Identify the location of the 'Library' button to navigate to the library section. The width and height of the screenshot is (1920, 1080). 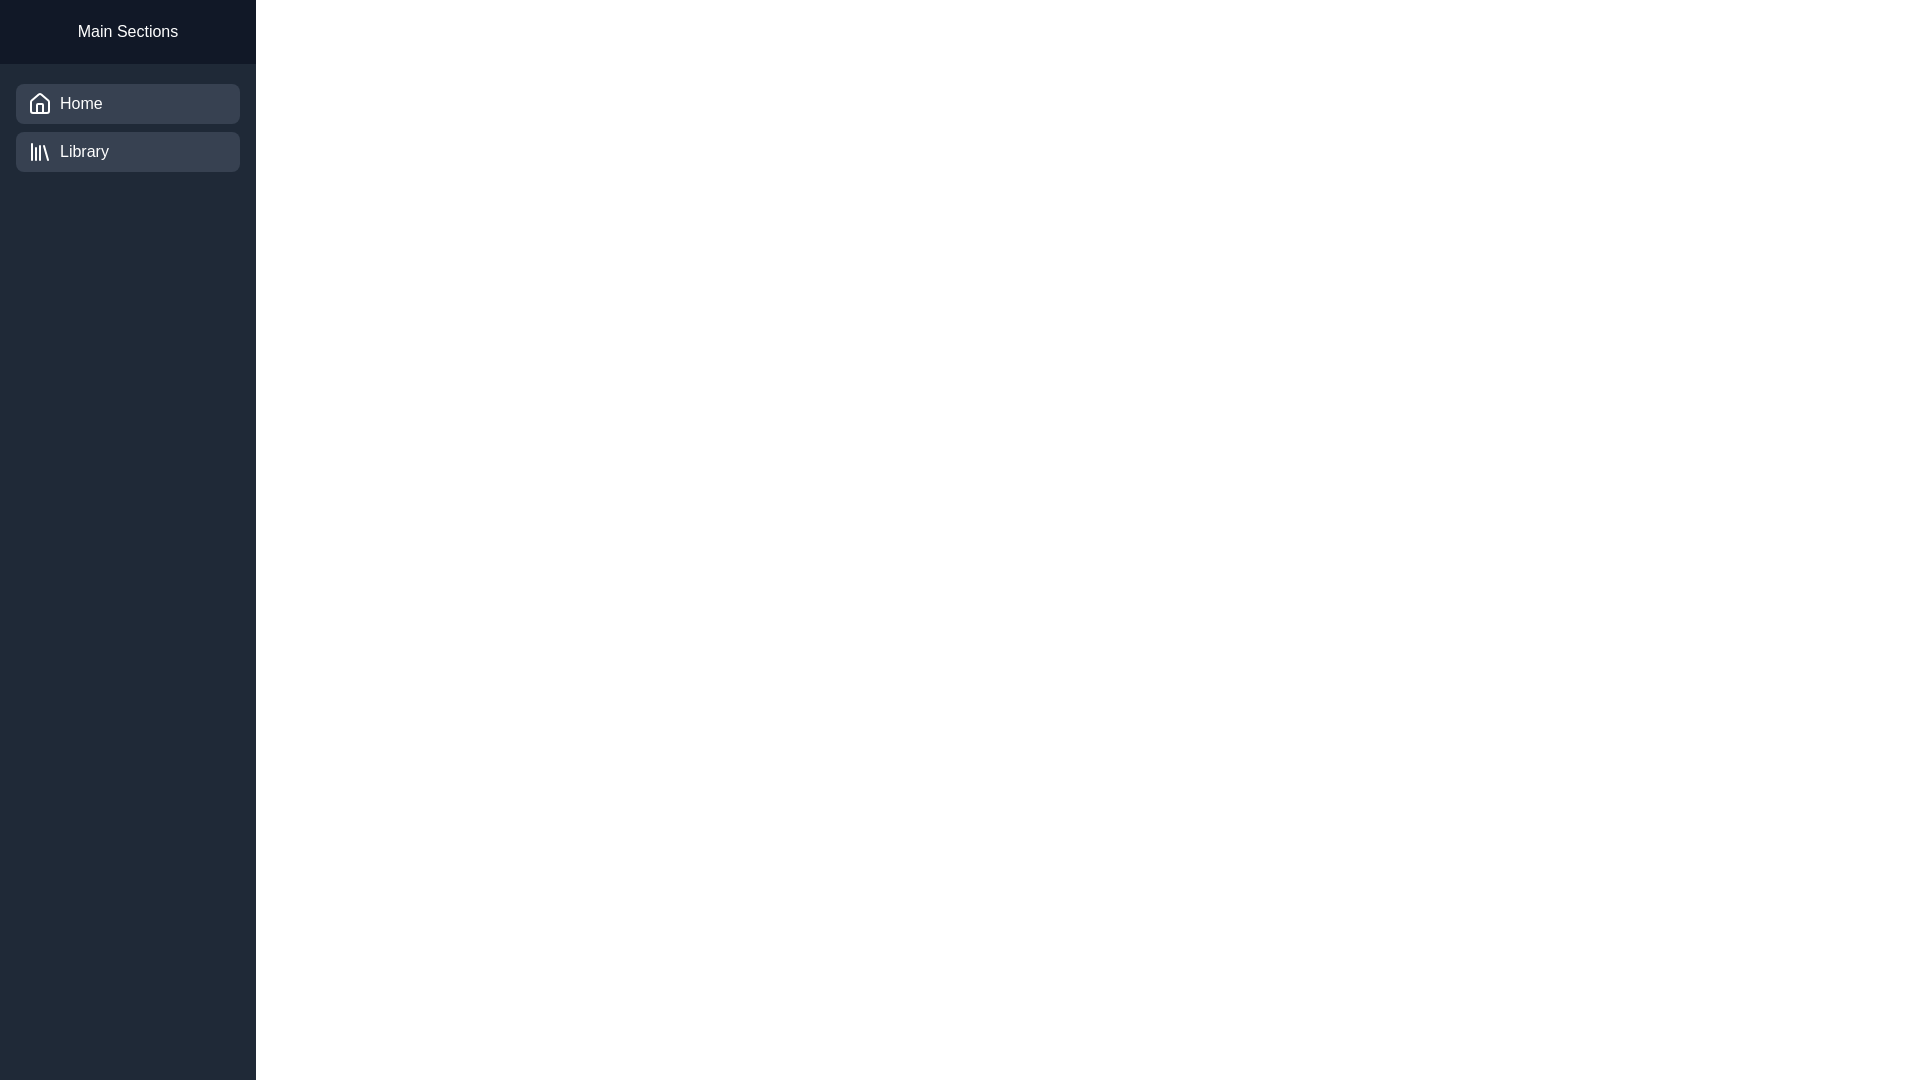
(127, 150).